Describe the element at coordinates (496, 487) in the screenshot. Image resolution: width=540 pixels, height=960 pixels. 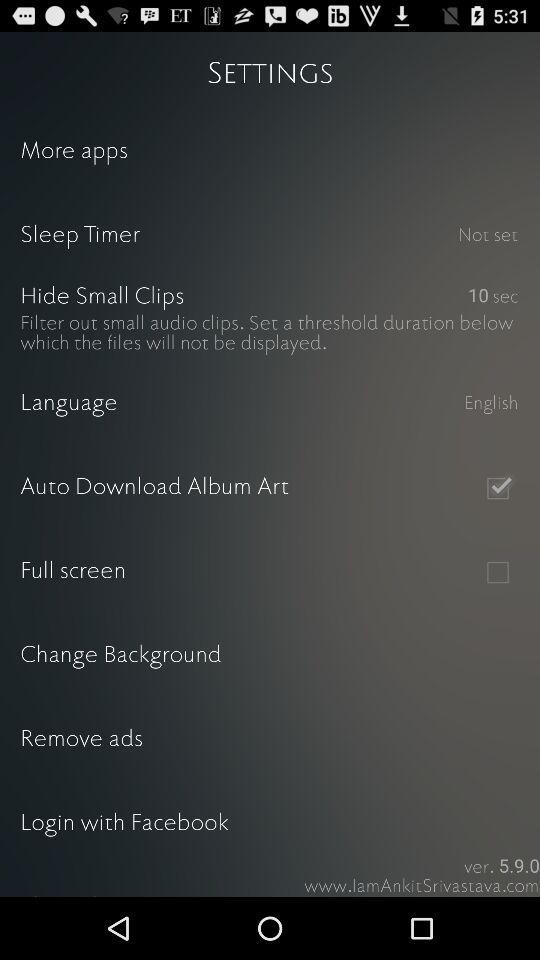
I see `if album art is downloaded automatically` at that location.